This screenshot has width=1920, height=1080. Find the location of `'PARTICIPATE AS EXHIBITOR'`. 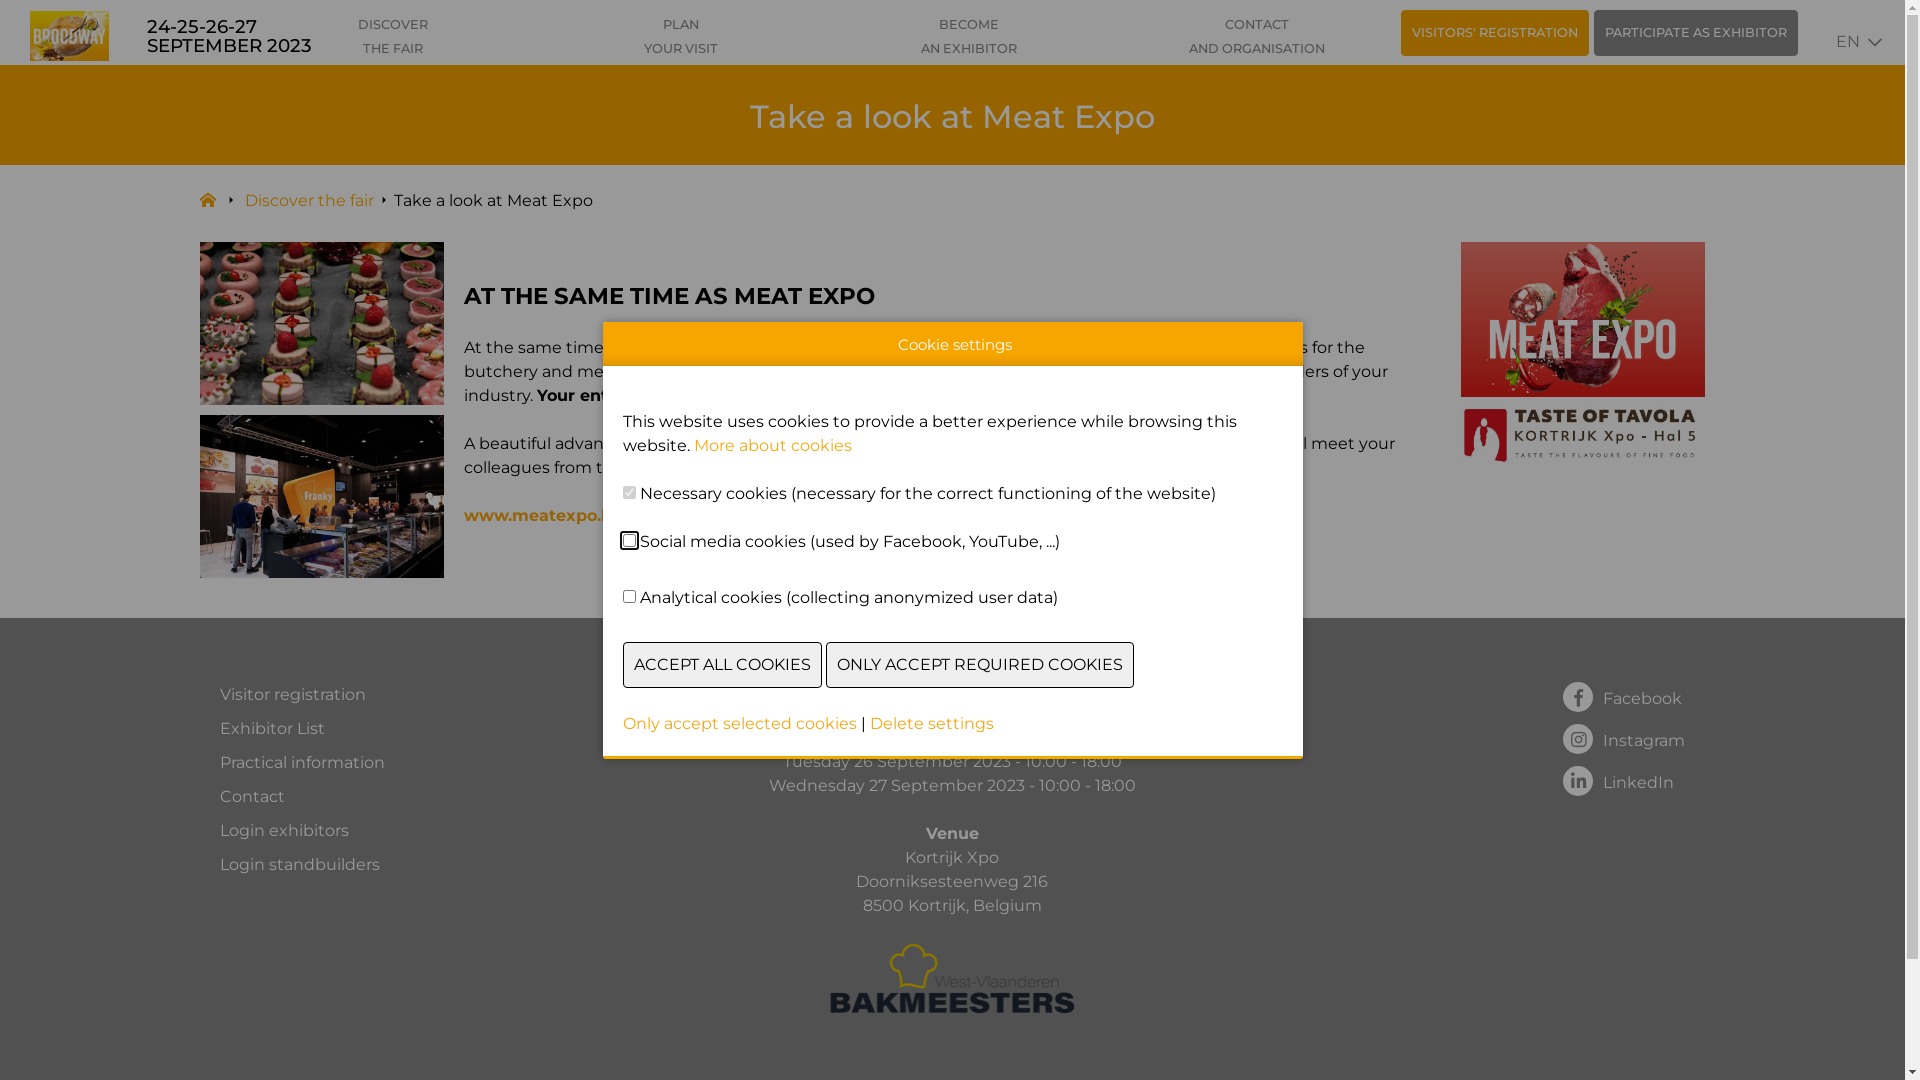

'PARTICIPATE AS EXHIBITOR' is located at coordinates (1592, 33).